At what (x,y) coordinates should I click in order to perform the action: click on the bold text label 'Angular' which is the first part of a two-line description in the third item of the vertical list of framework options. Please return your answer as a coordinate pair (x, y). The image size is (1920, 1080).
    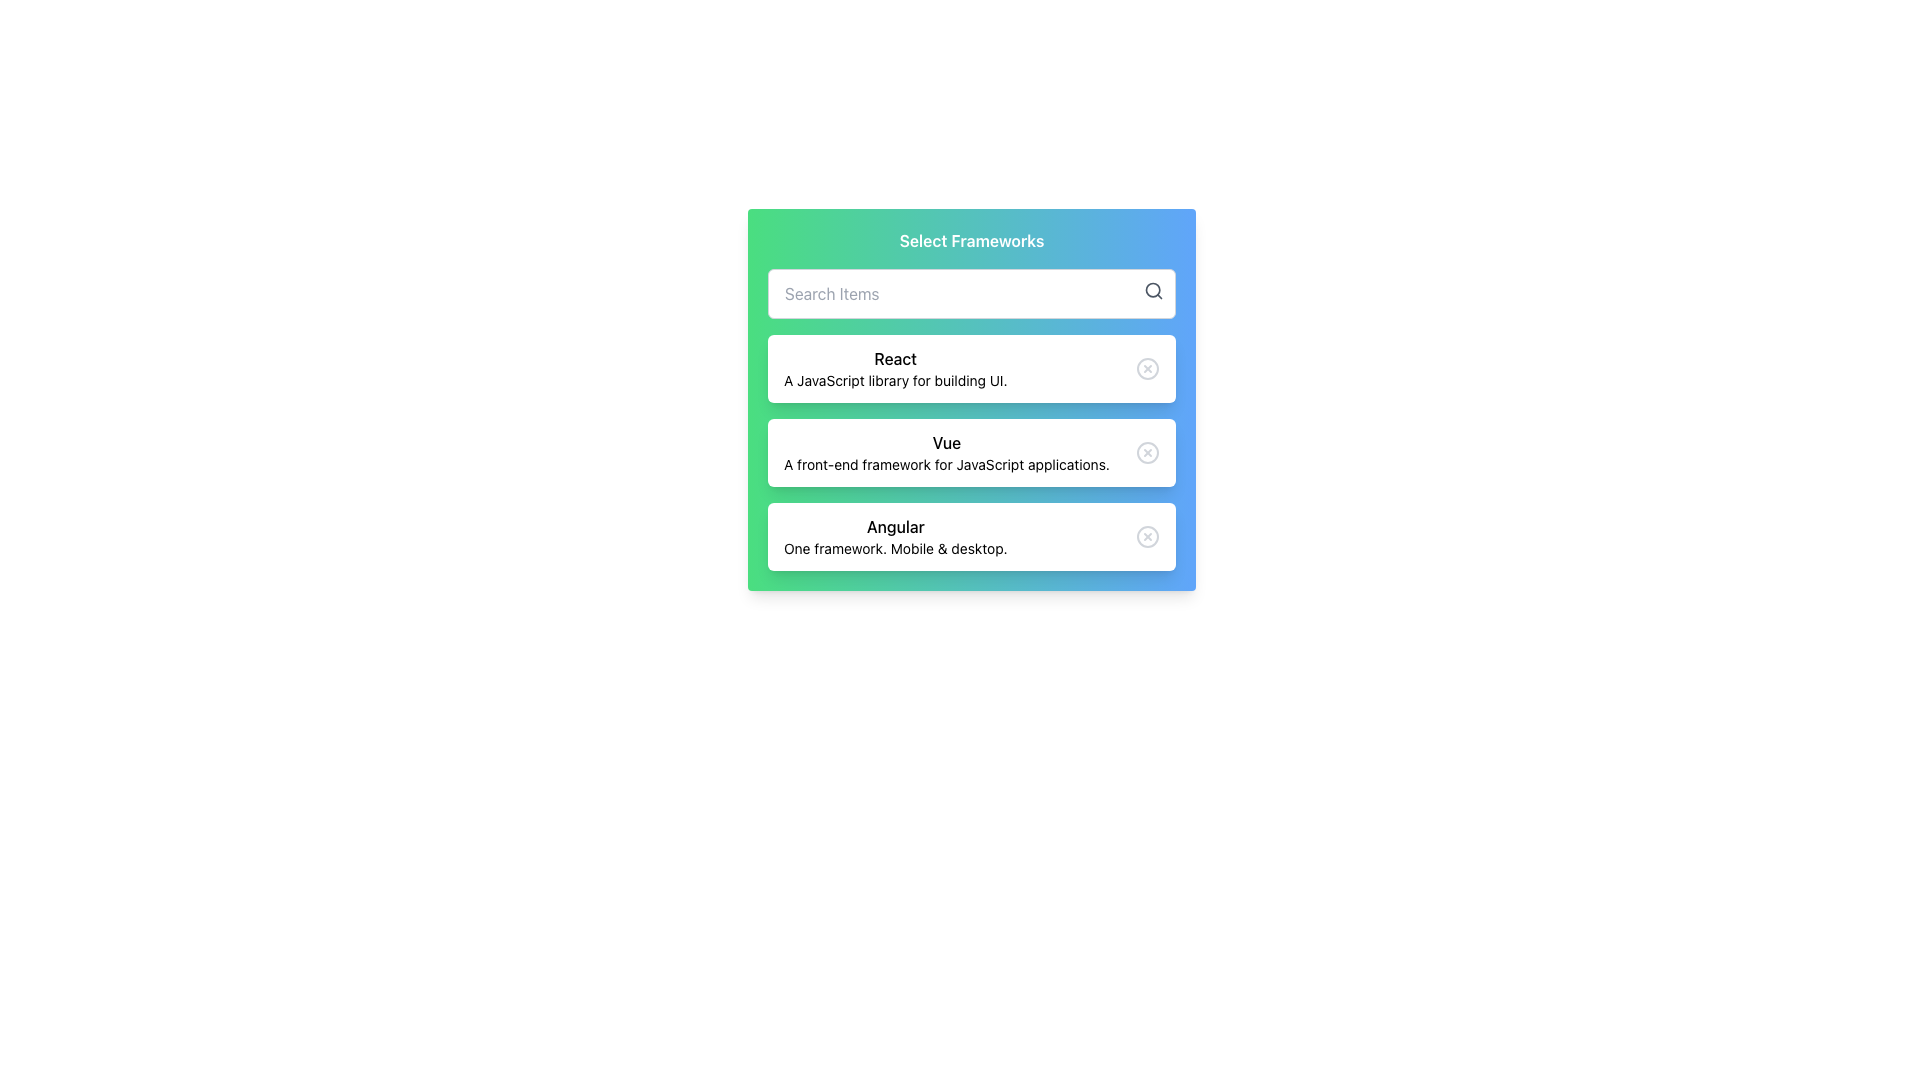
    Looking at the image, I should click on (894, 526).